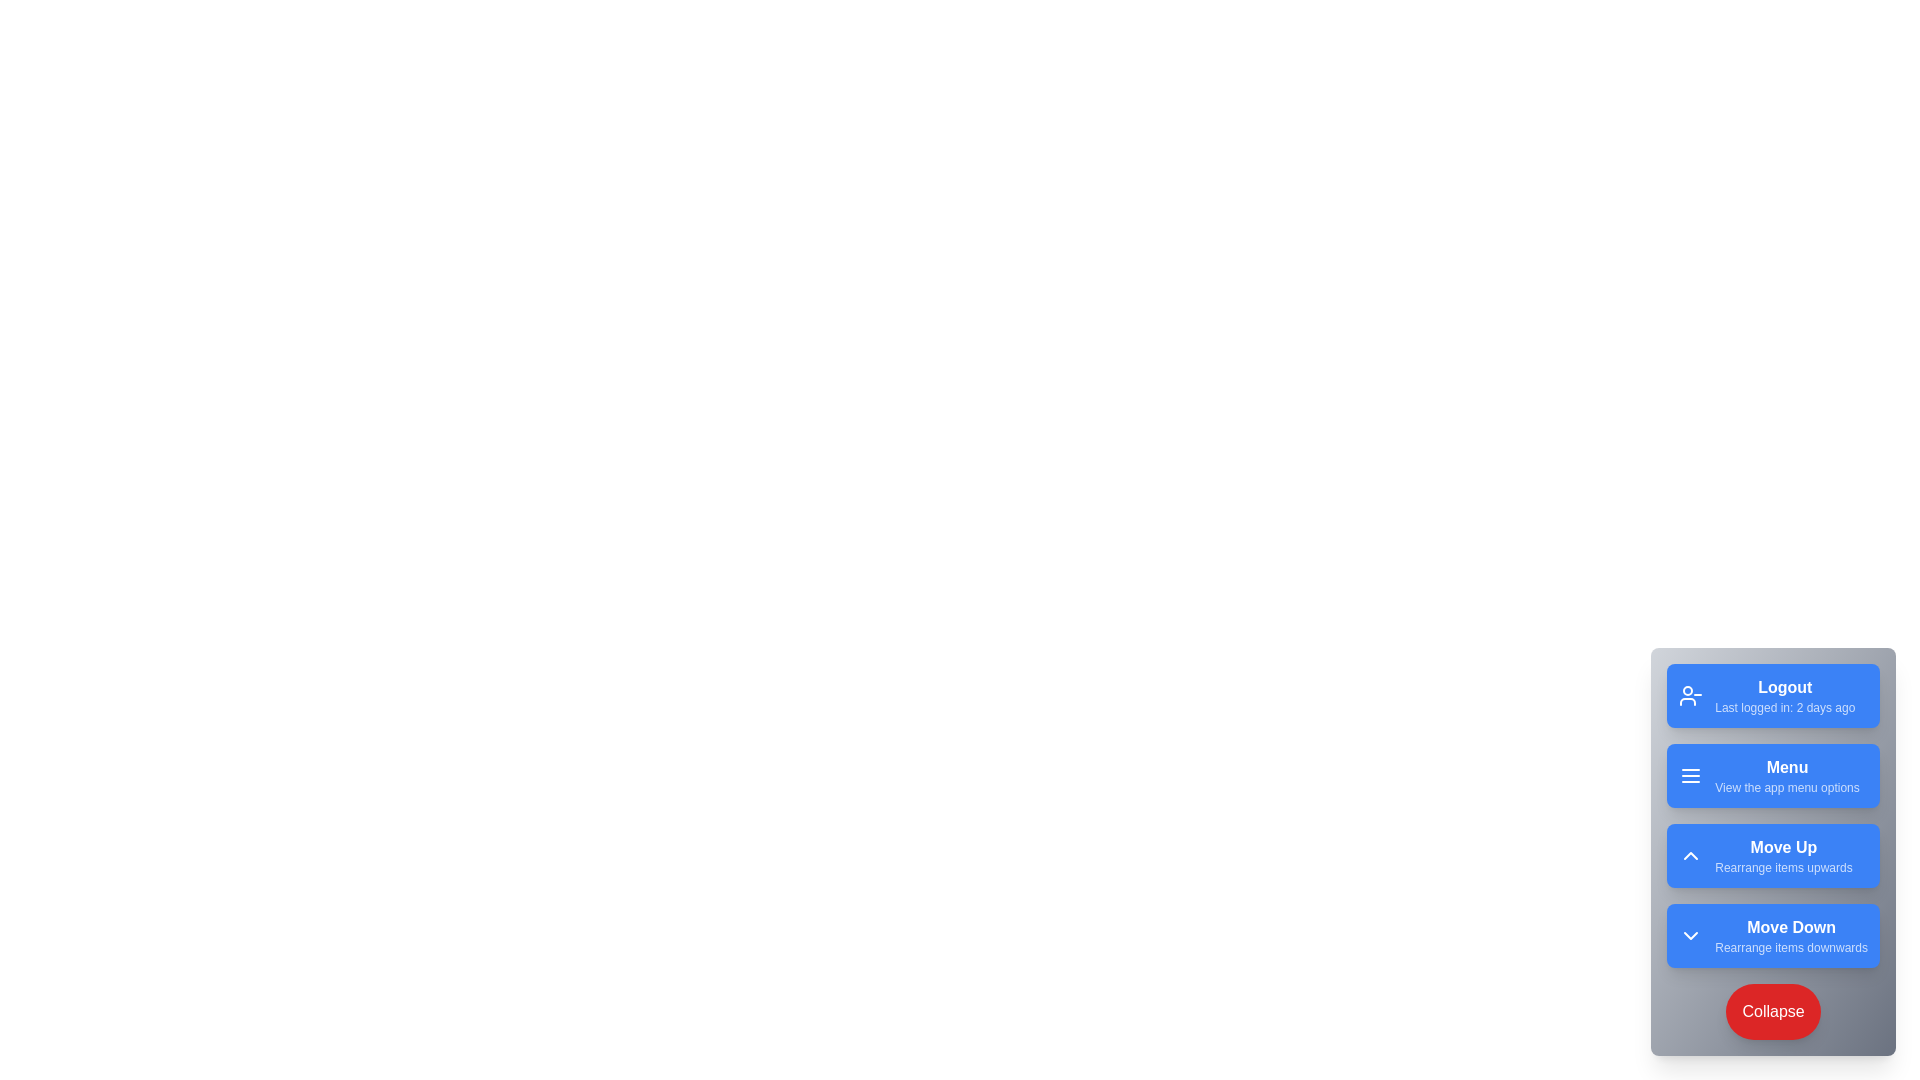 The height and width of the screenshot is (1080, 1920). Describe the element at coordinates (1787, 774) in the screenshot. I see `the 'Menu' label which consists of two lines of text, with 'Menu' in bold and large font and 'View the app menu options' in smaller font, located on a blue background` at that location.